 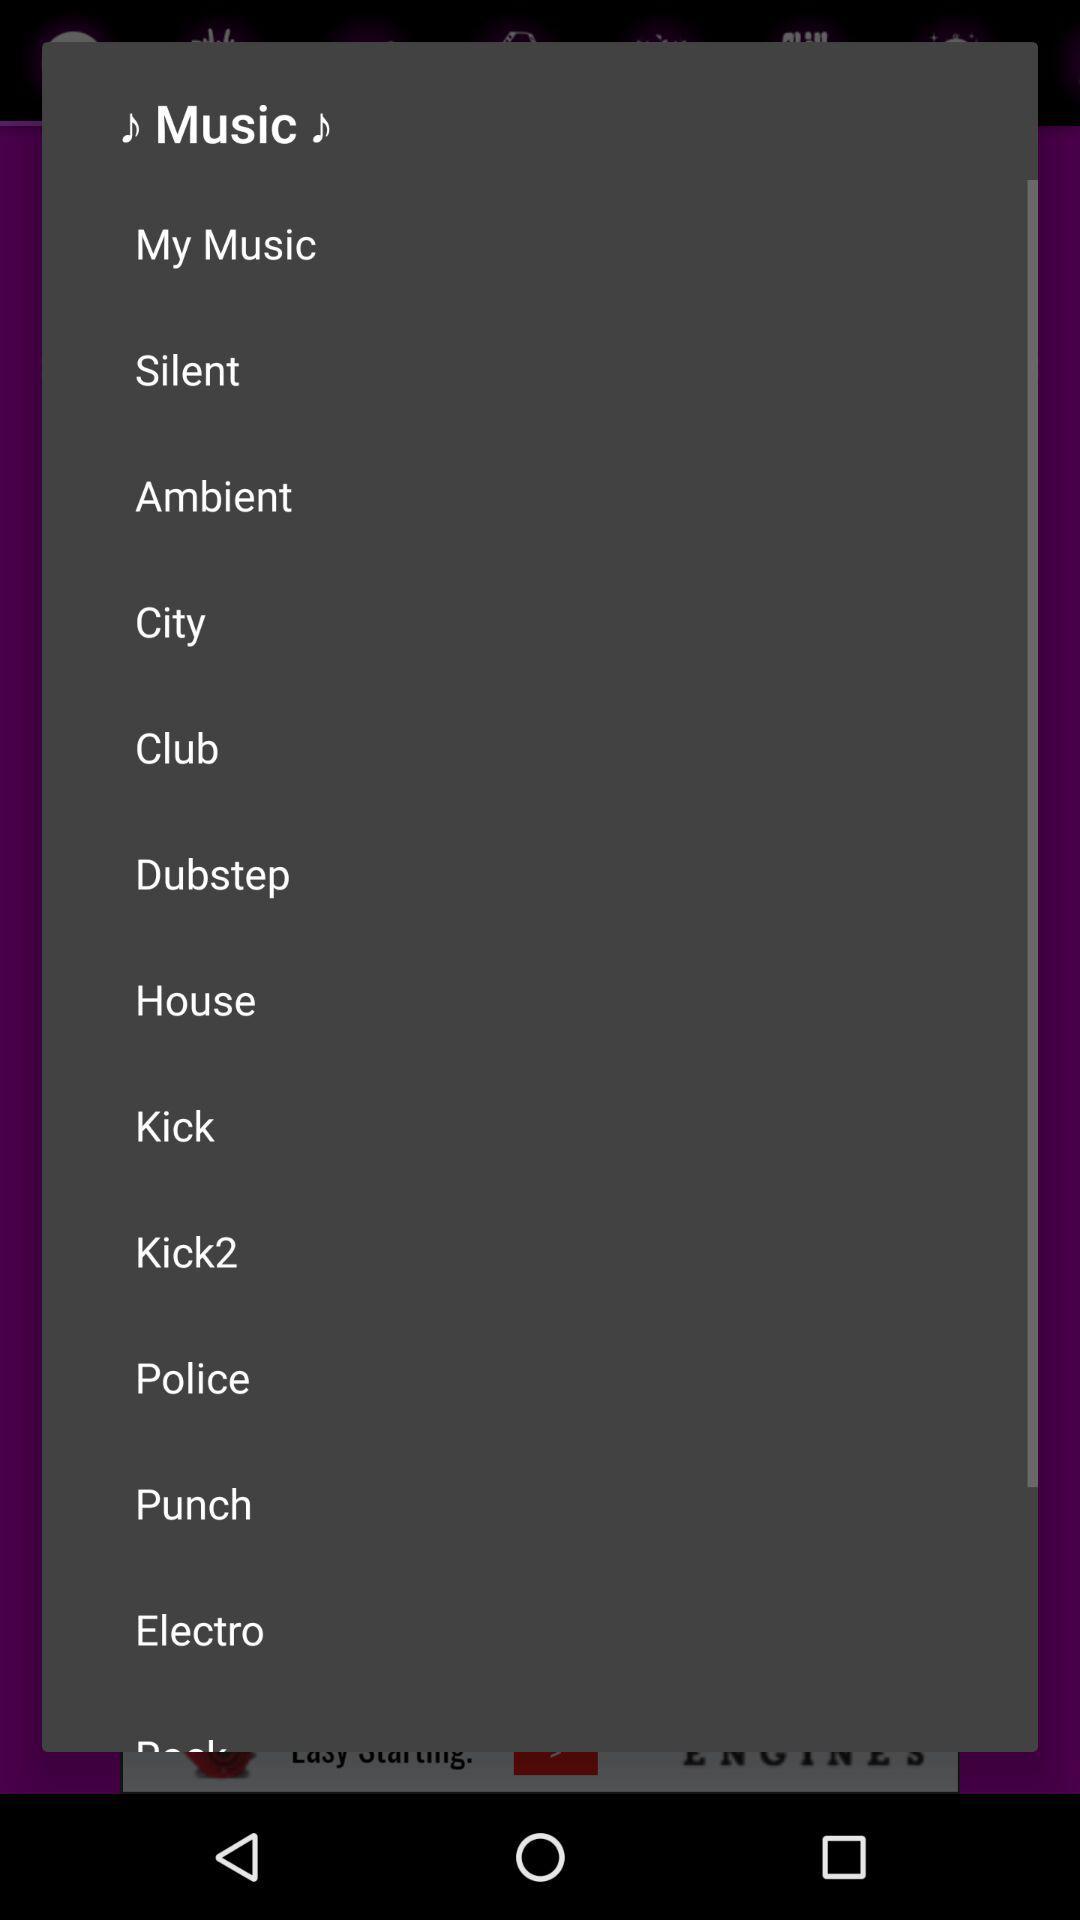 I want to click on the 		my music icon, so click(x=540, y=242).